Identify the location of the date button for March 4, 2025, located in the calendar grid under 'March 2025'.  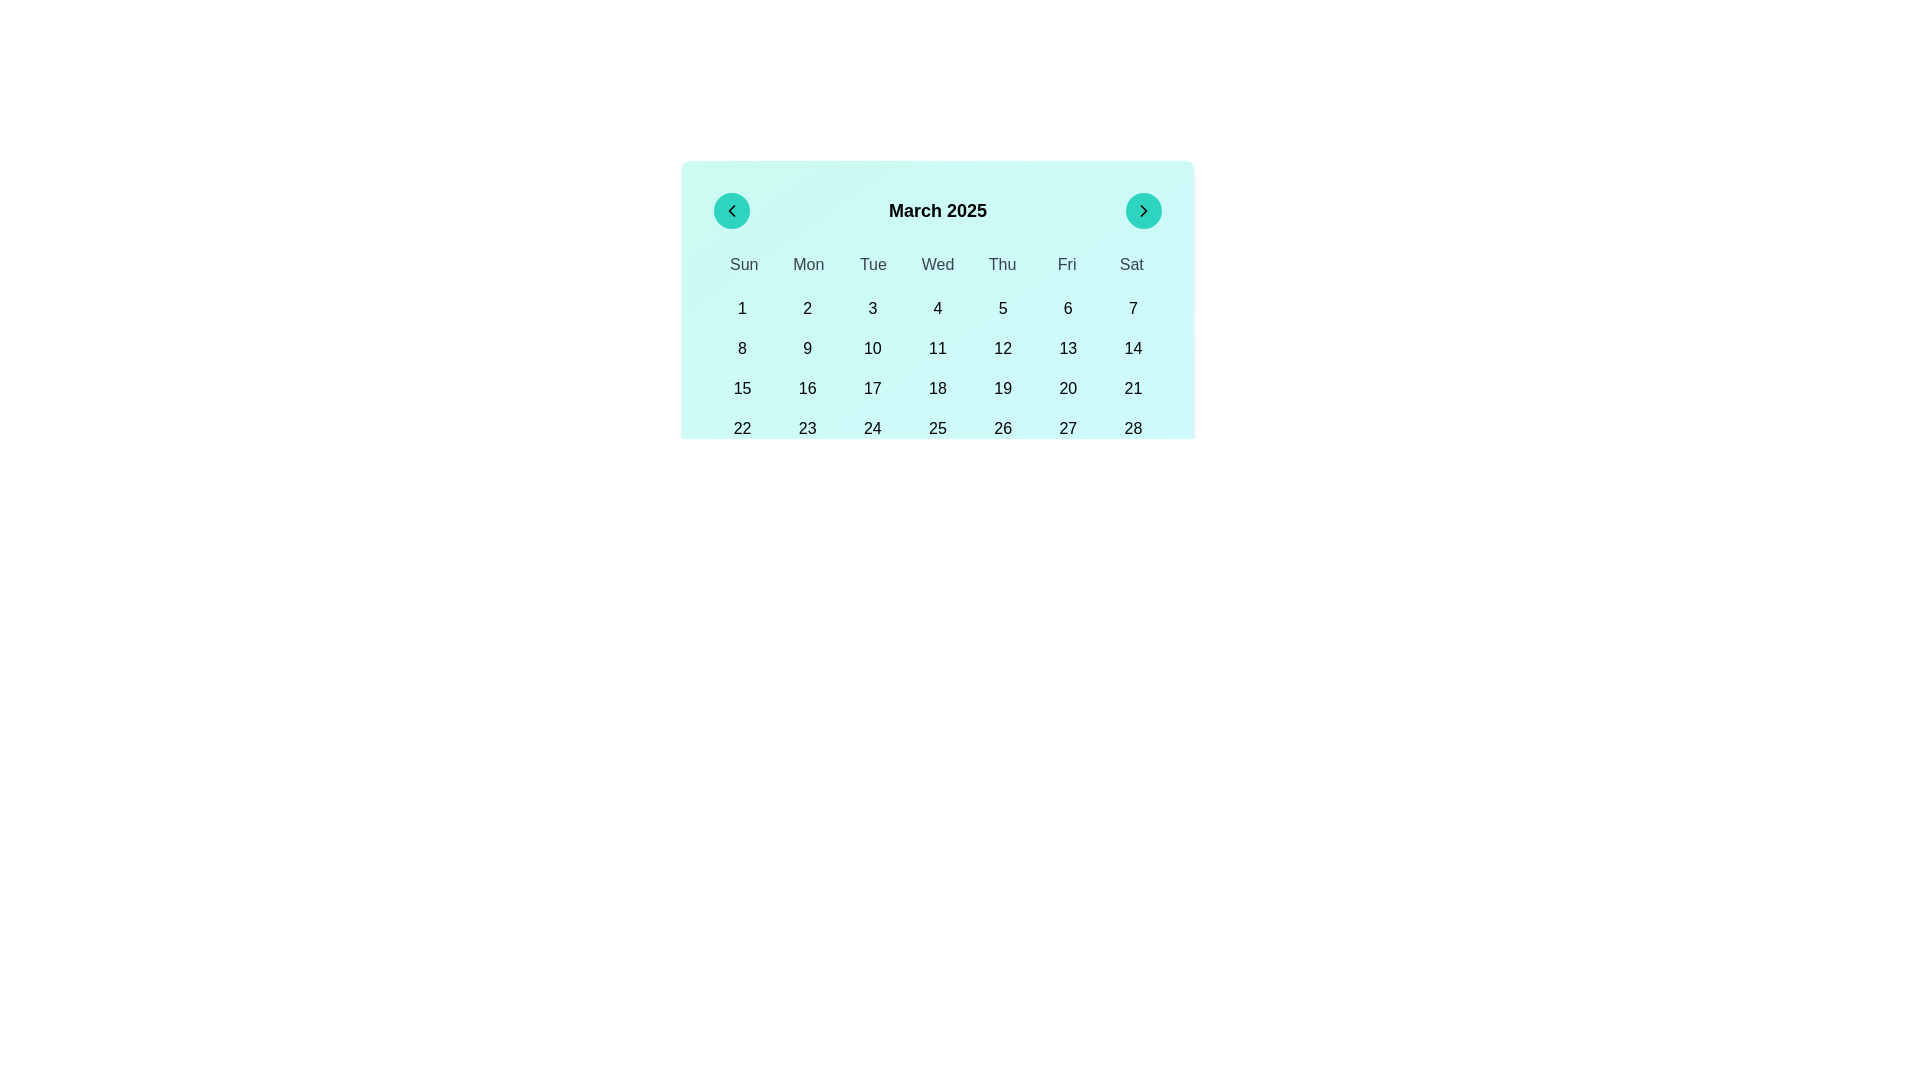
(936, 308).